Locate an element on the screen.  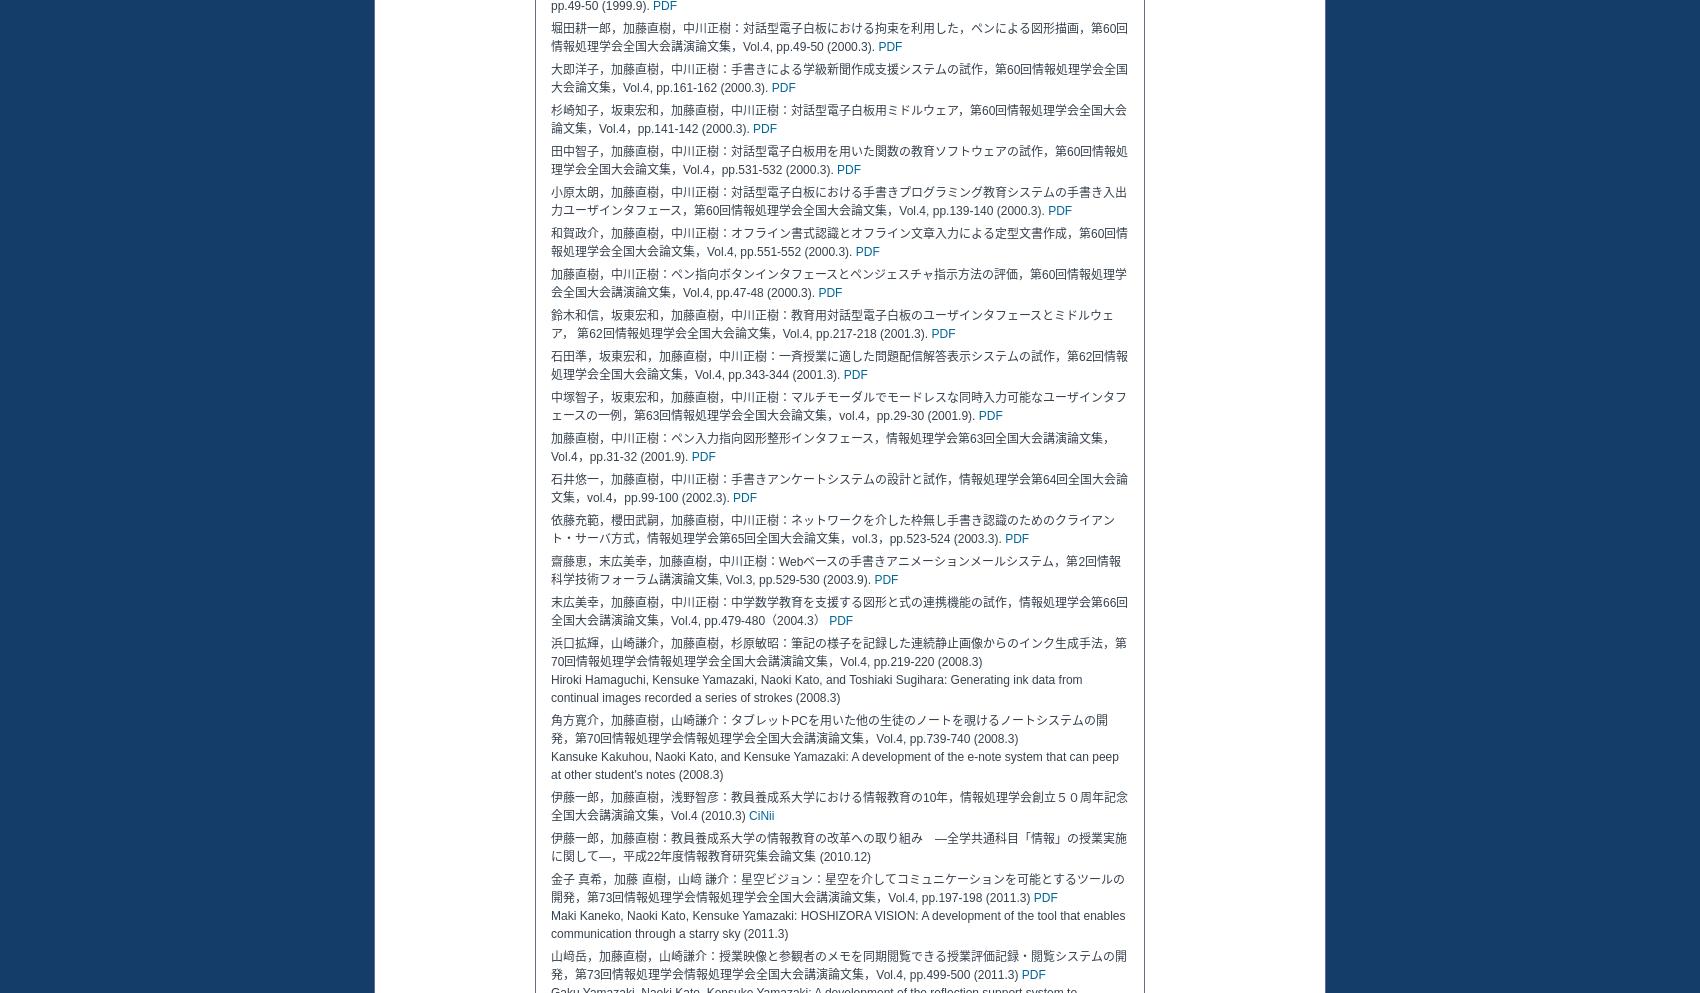
'浜口拡輝，山崎謙介，加藤直樹，杉原敏昭：筆記の様子を記録した連続静止画像からのインク生成手法，第70回情報処理学会情報処理学会全国大会講演論文集，Vol.4, pp.219-220 (2008.3)' is located at coordinates (837, 652).